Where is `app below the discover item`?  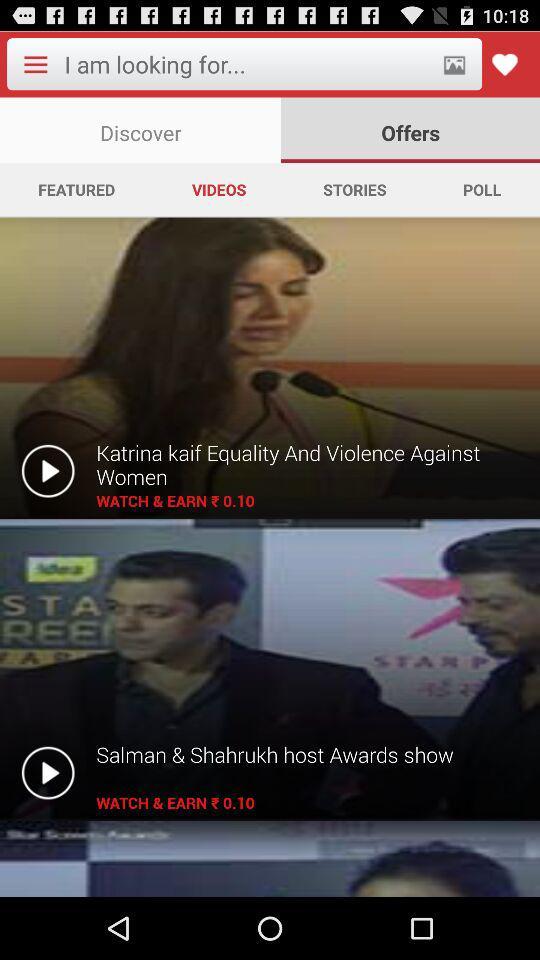
app below the discover item is located at coordinates (75, 189).